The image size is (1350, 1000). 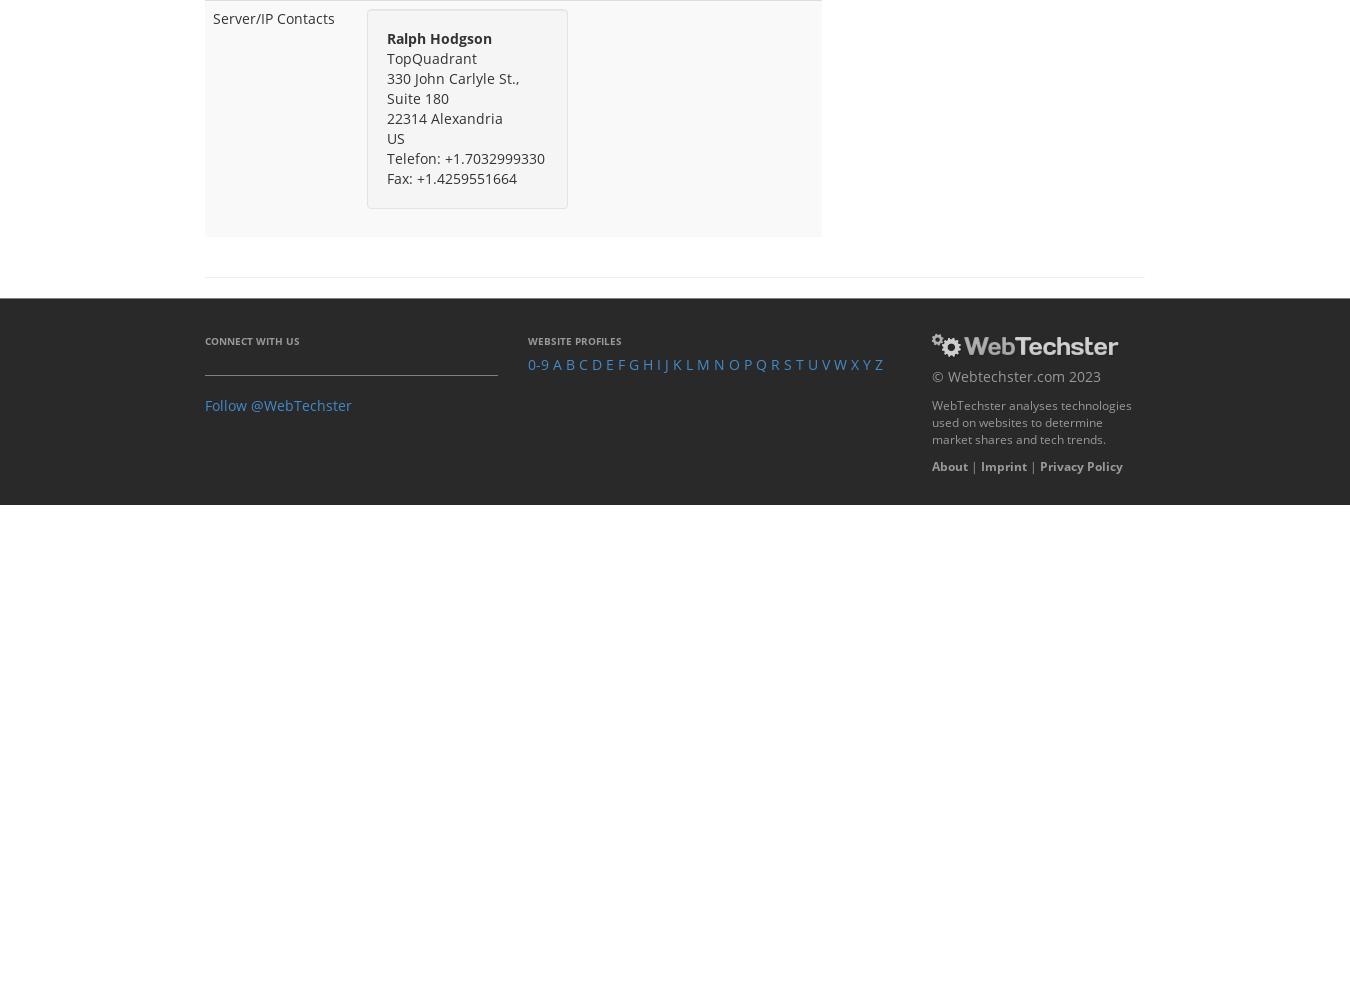 I want to click on 'Server/IP Contacts', so click(x=273, y=17).